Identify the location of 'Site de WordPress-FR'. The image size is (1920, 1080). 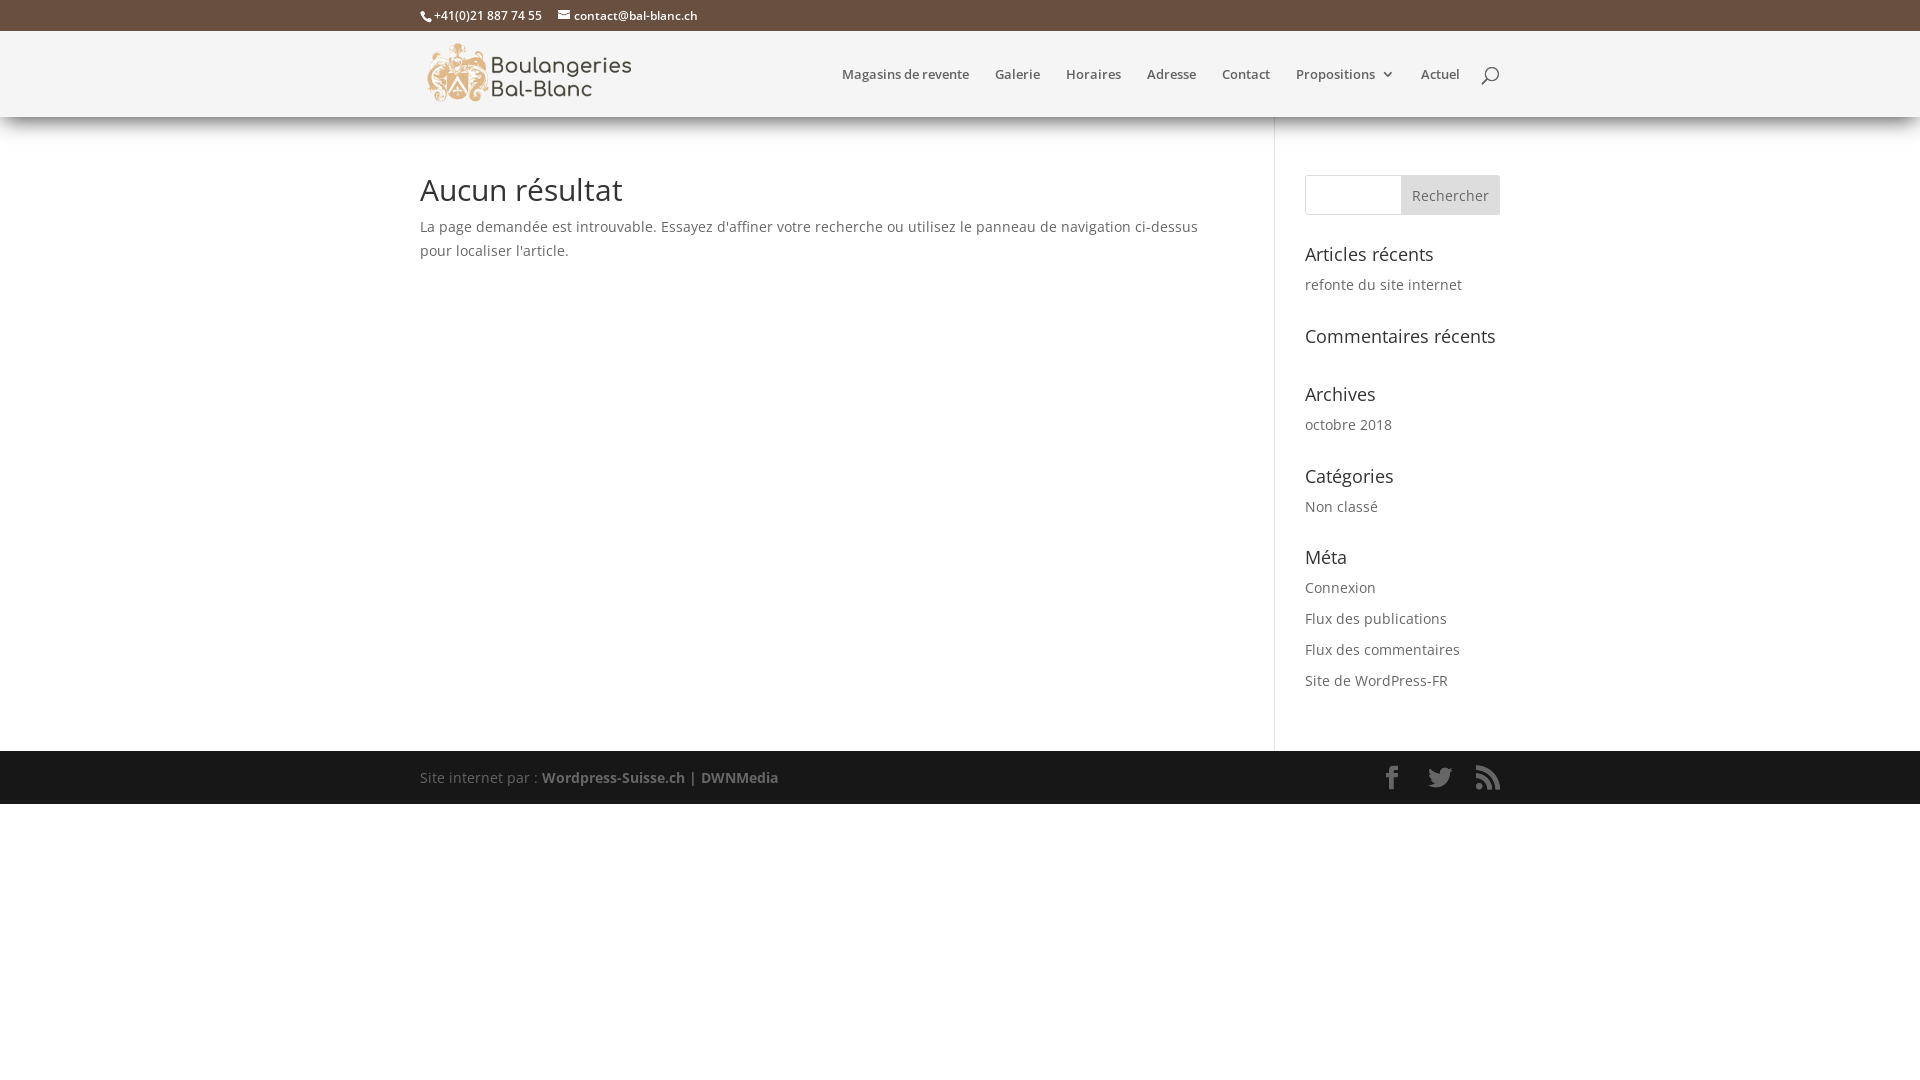
(1375, 679).